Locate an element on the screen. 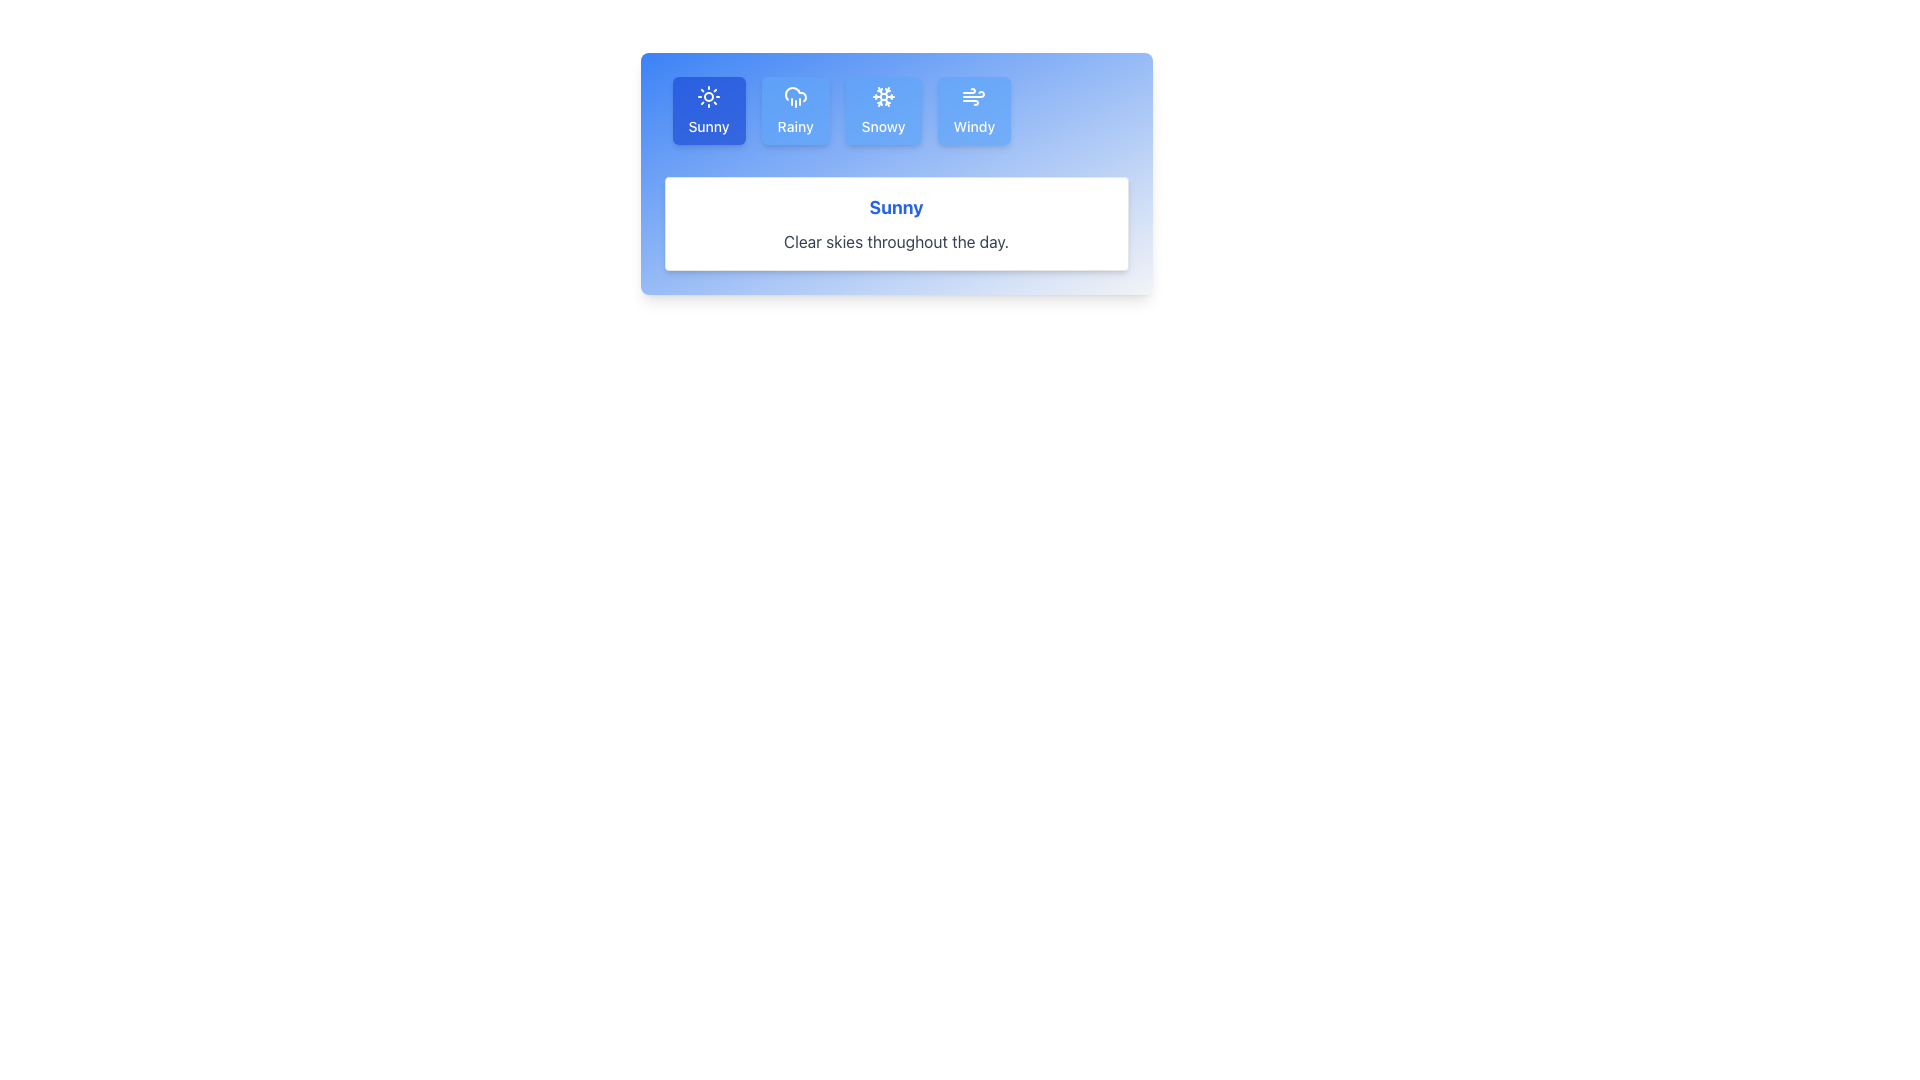 The image size is (1920, 1080). the cloud and rain icon within the 'Rainy' button, which is the second button in the horizontal row of weather options located at the upper area of the interface is located at coordinates (794, 96).